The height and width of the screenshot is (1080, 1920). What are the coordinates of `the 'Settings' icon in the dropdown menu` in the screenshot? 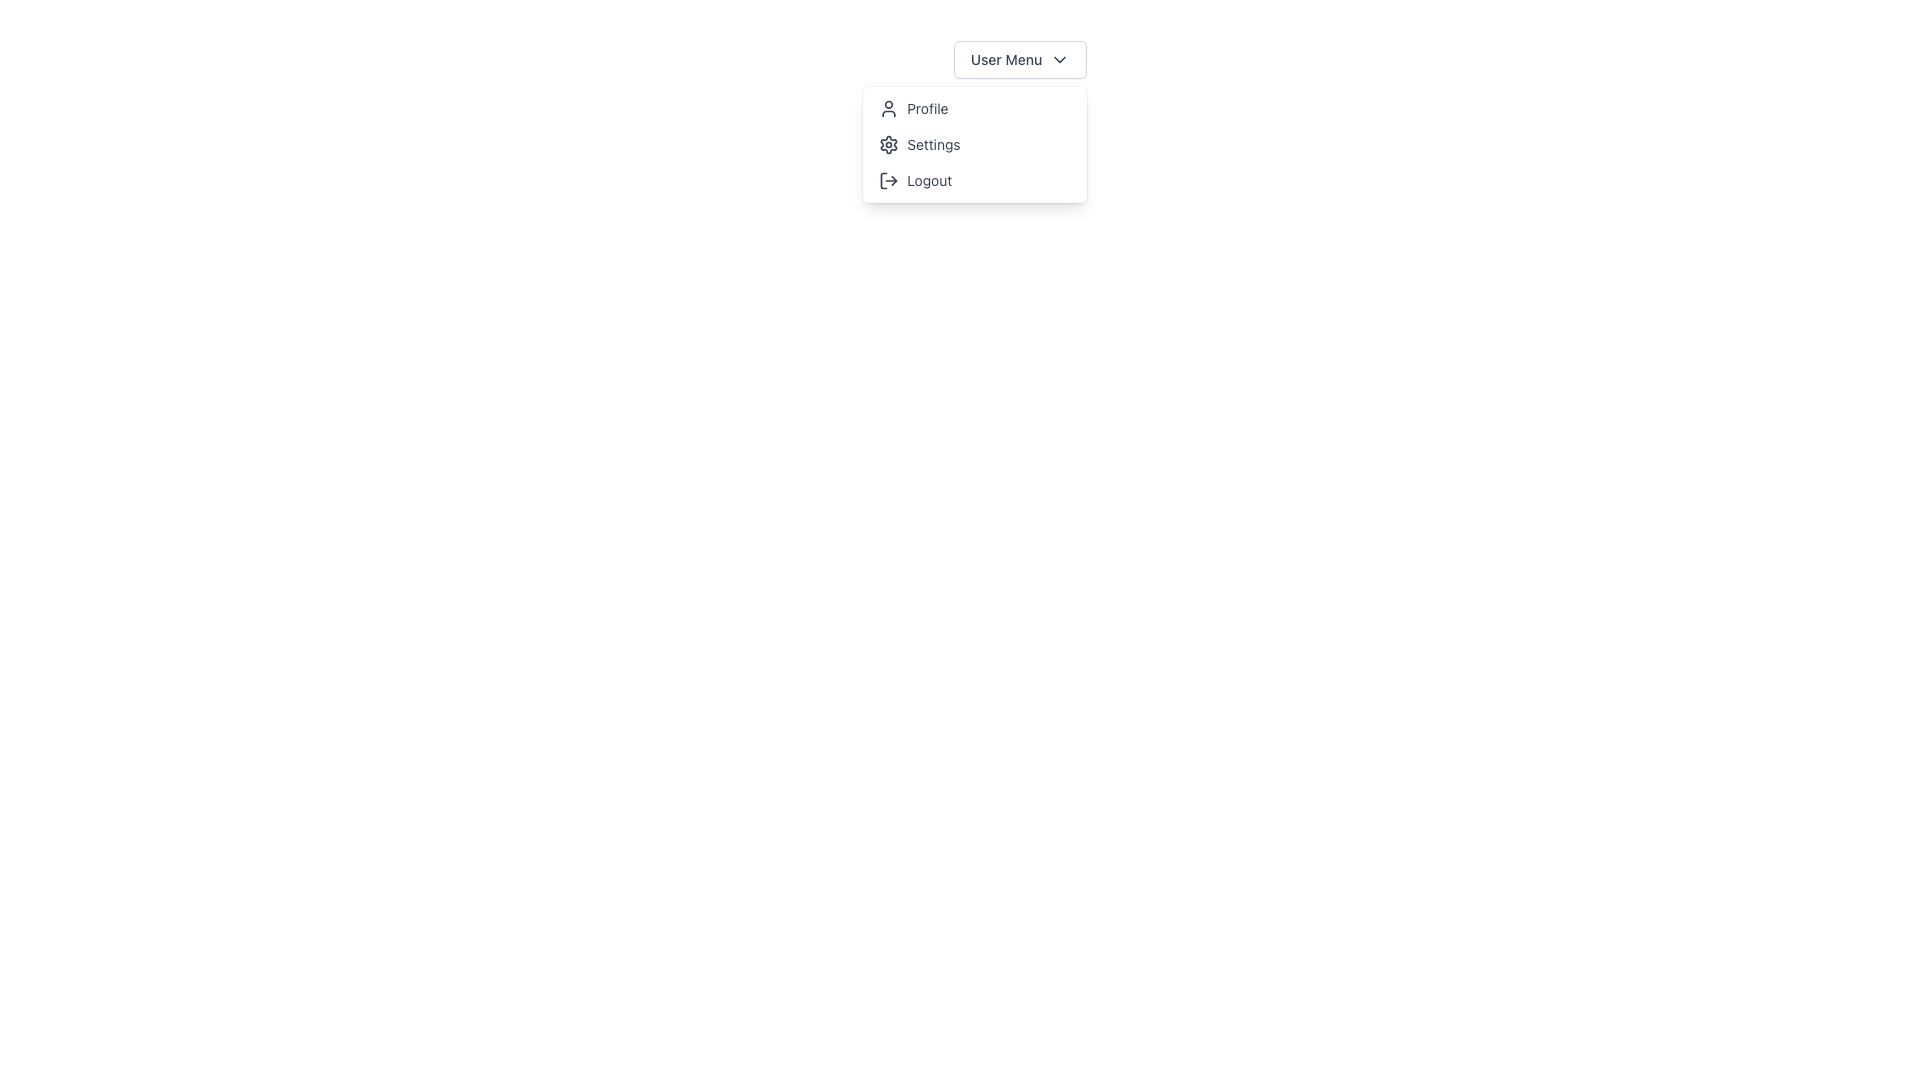 It's located at (888, 144).